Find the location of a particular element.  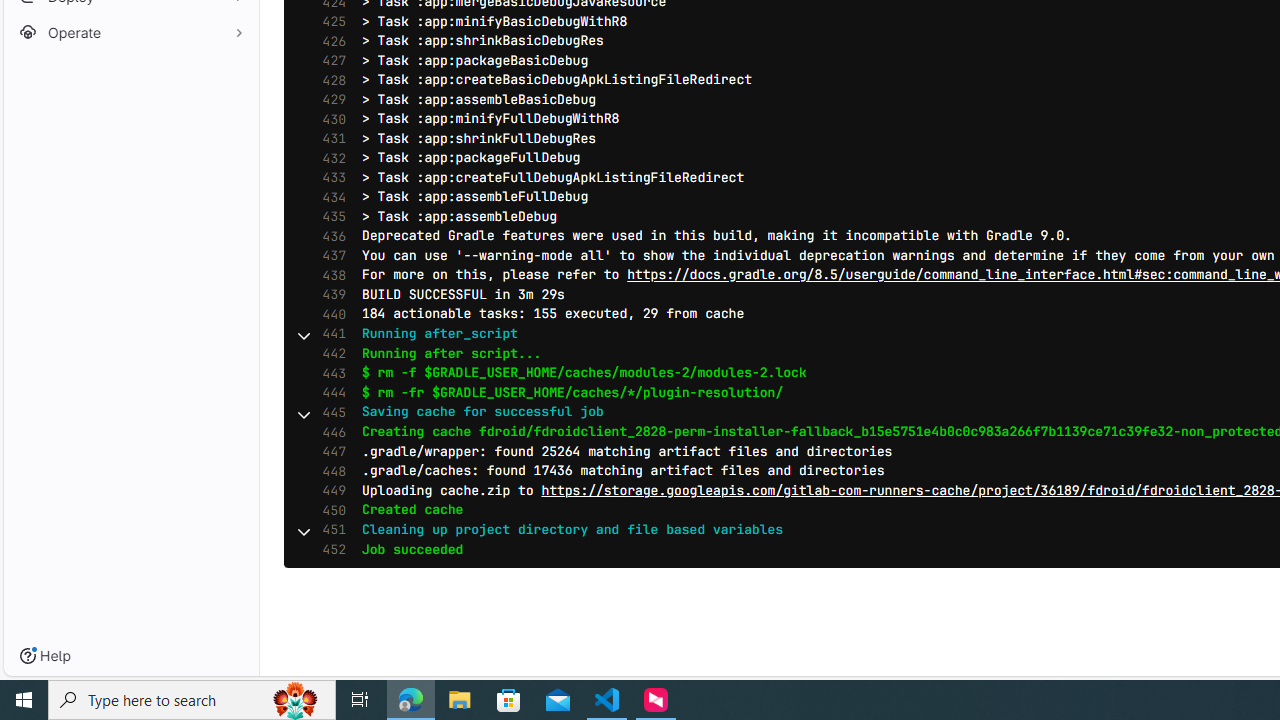

'426' is located at coordinates (329, 41).